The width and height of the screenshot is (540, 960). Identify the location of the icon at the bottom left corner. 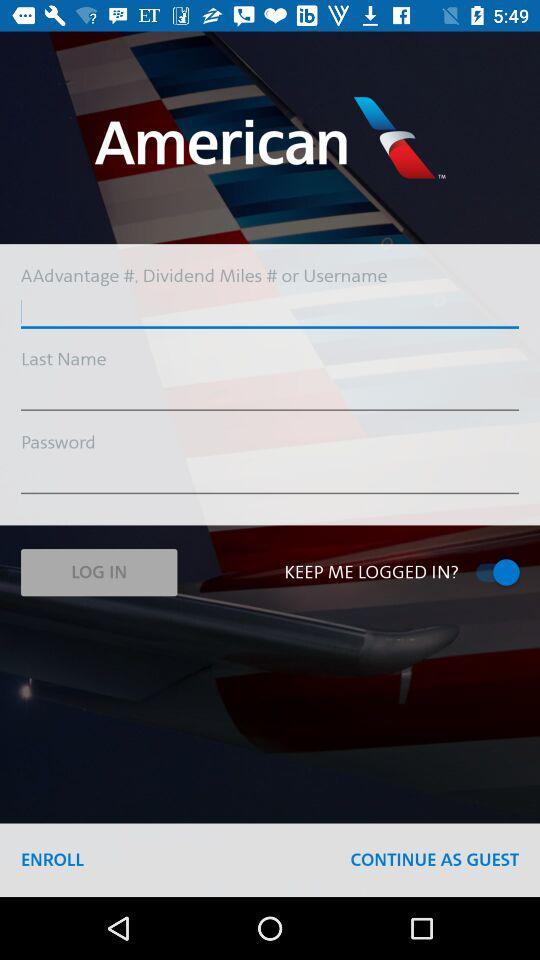
(52, 859).